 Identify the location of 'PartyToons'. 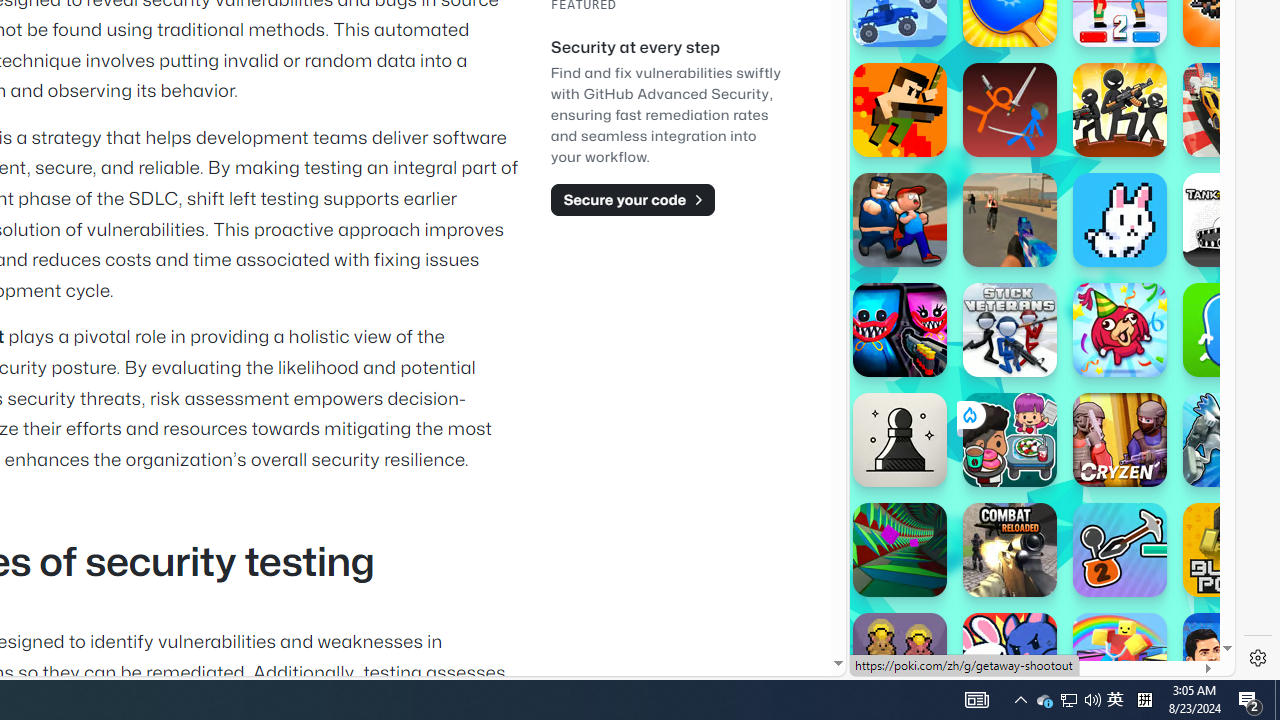
(1120, 329).